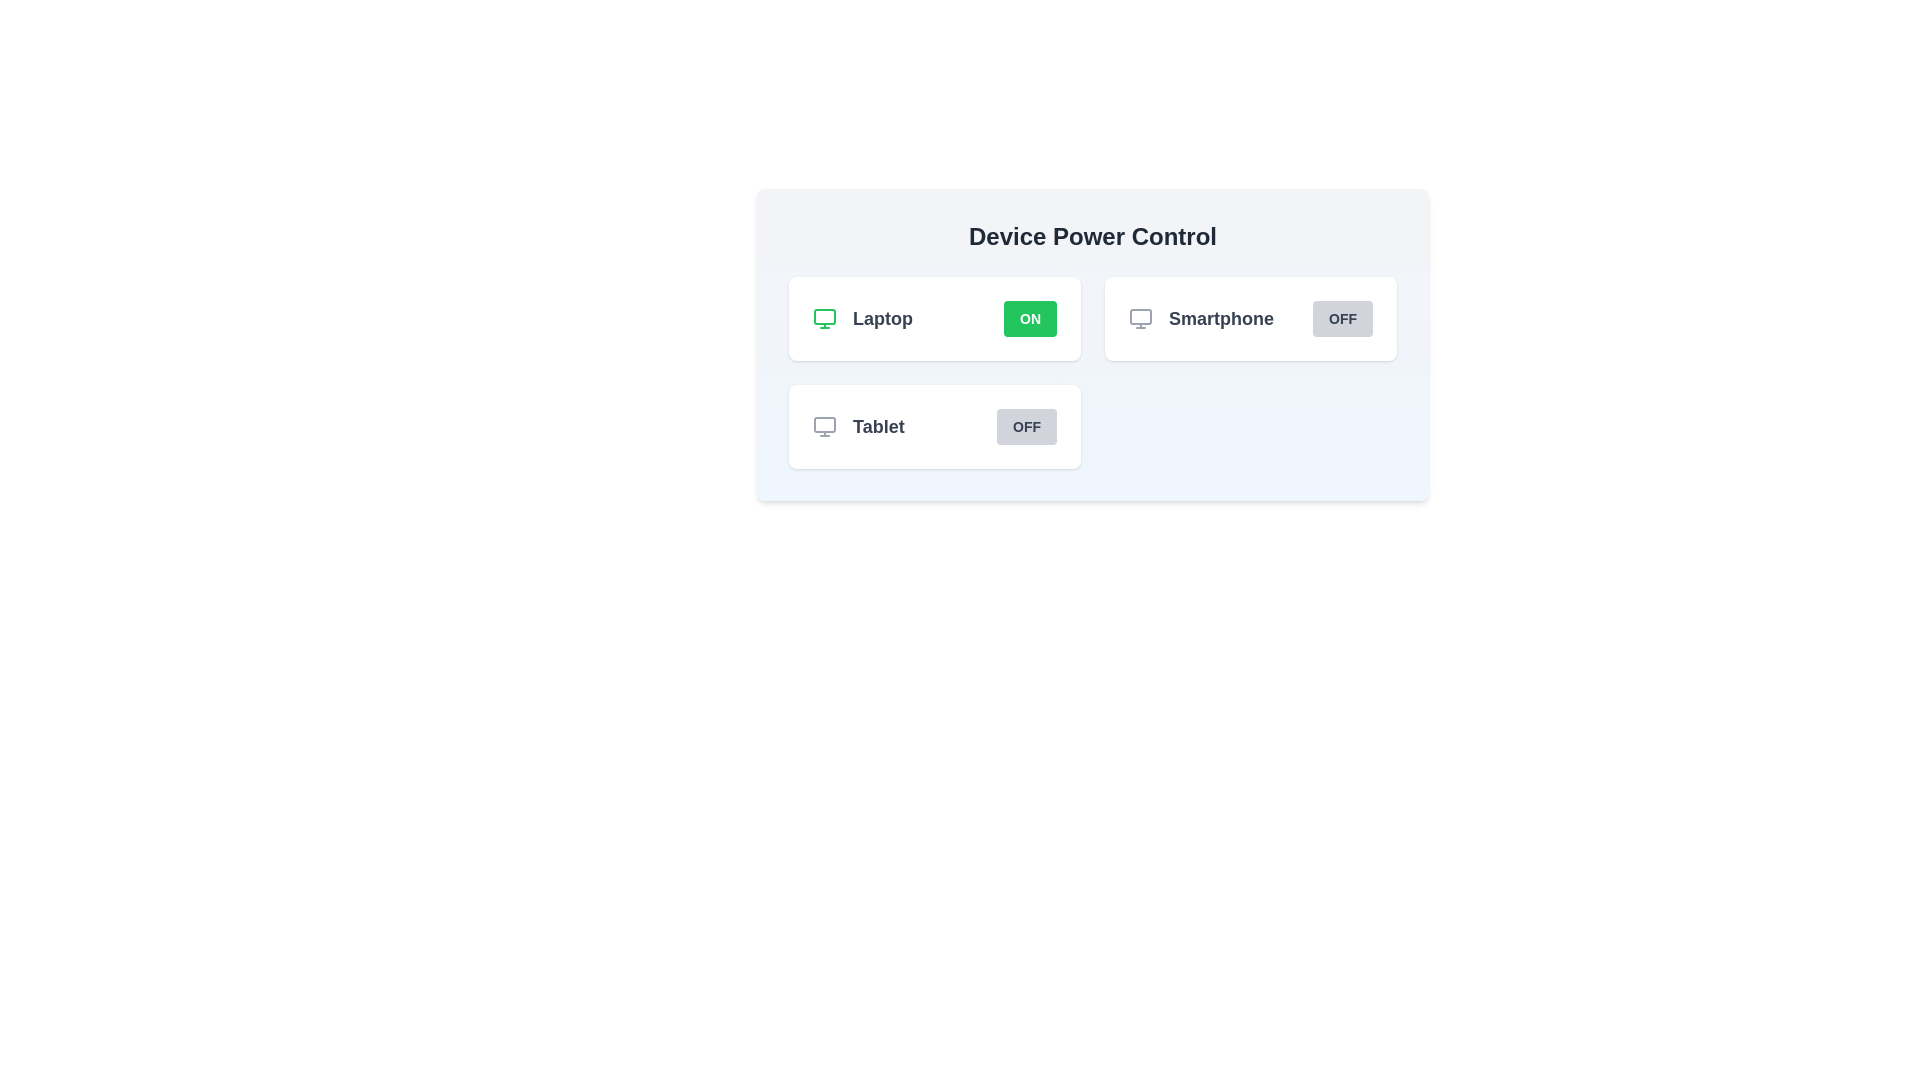 The image size is (1920, 1080). I want to click on the text 'Device Power Control' for copying or inspection, so click(1092, 235).